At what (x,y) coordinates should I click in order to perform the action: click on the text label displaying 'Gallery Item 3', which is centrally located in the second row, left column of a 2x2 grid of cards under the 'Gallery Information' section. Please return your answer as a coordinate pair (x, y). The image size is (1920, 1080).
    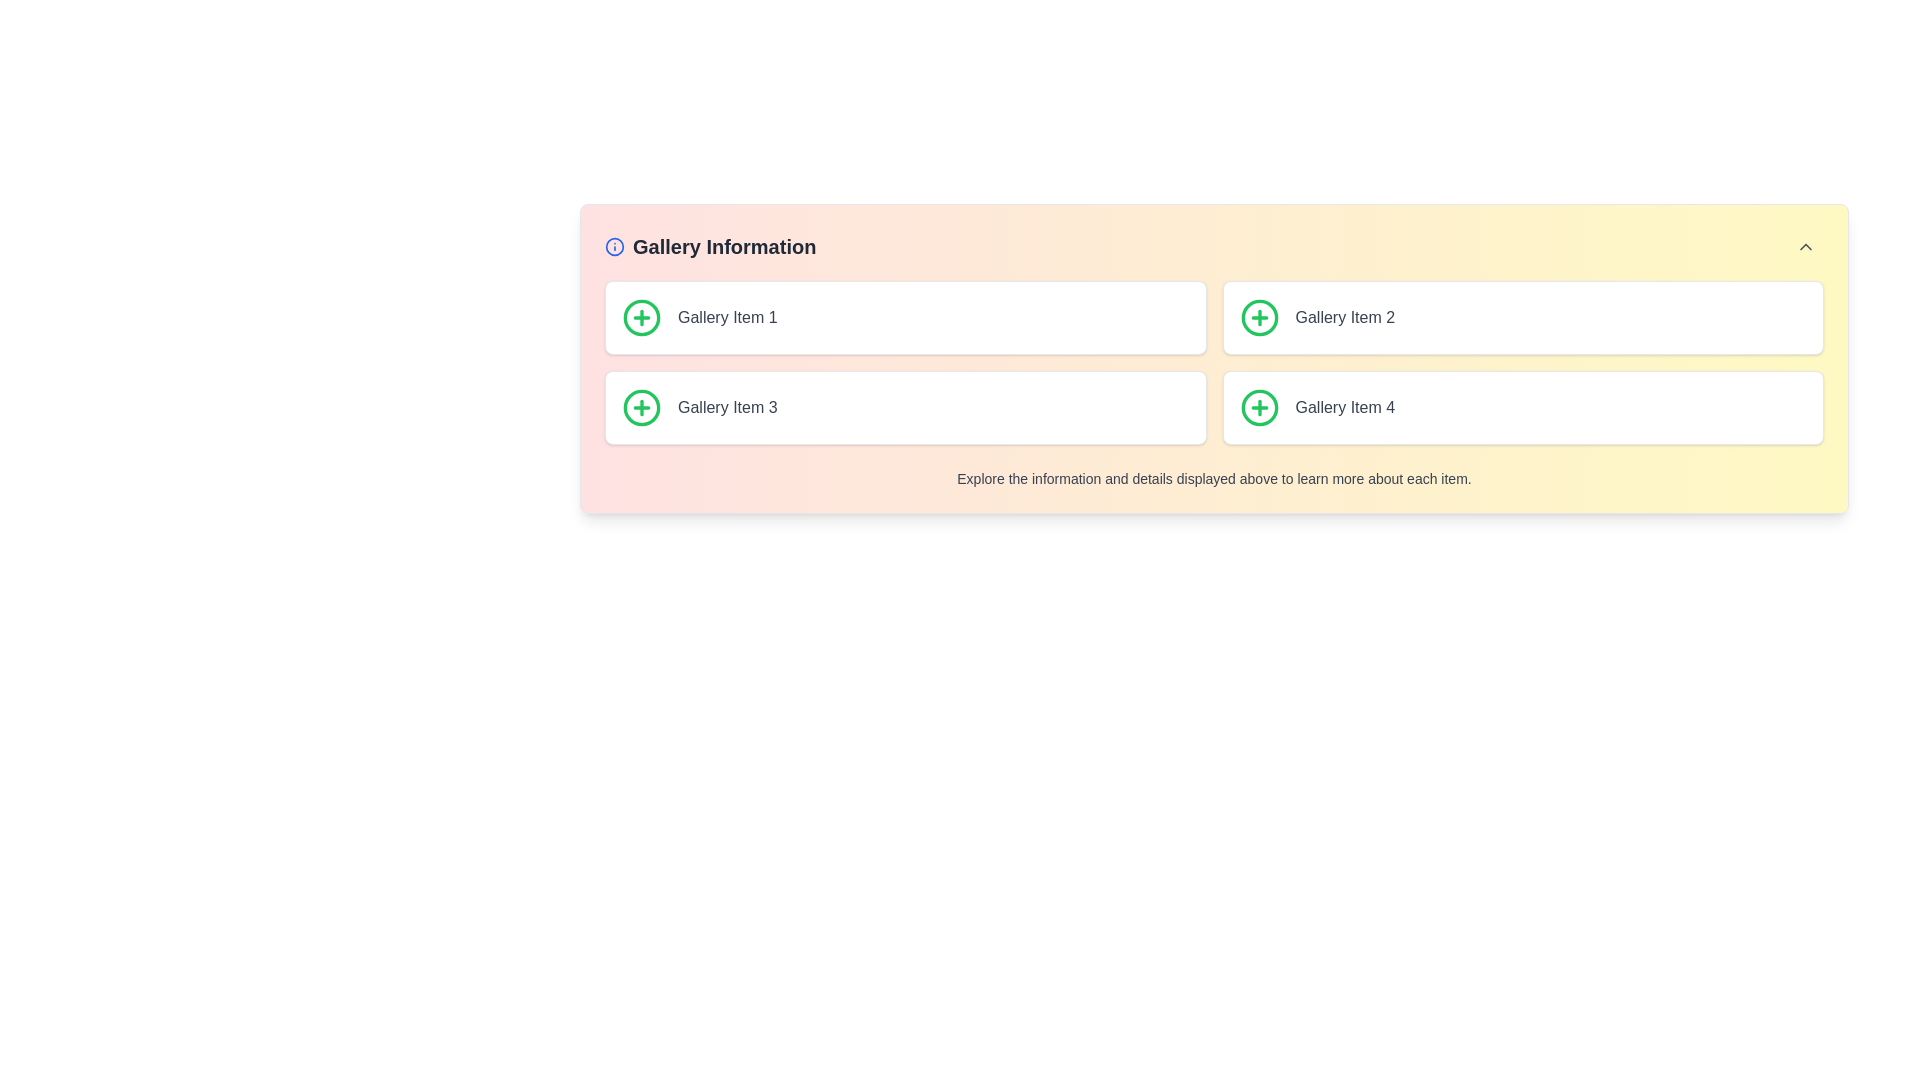
    Looking at the image, I should click on (726, 407).